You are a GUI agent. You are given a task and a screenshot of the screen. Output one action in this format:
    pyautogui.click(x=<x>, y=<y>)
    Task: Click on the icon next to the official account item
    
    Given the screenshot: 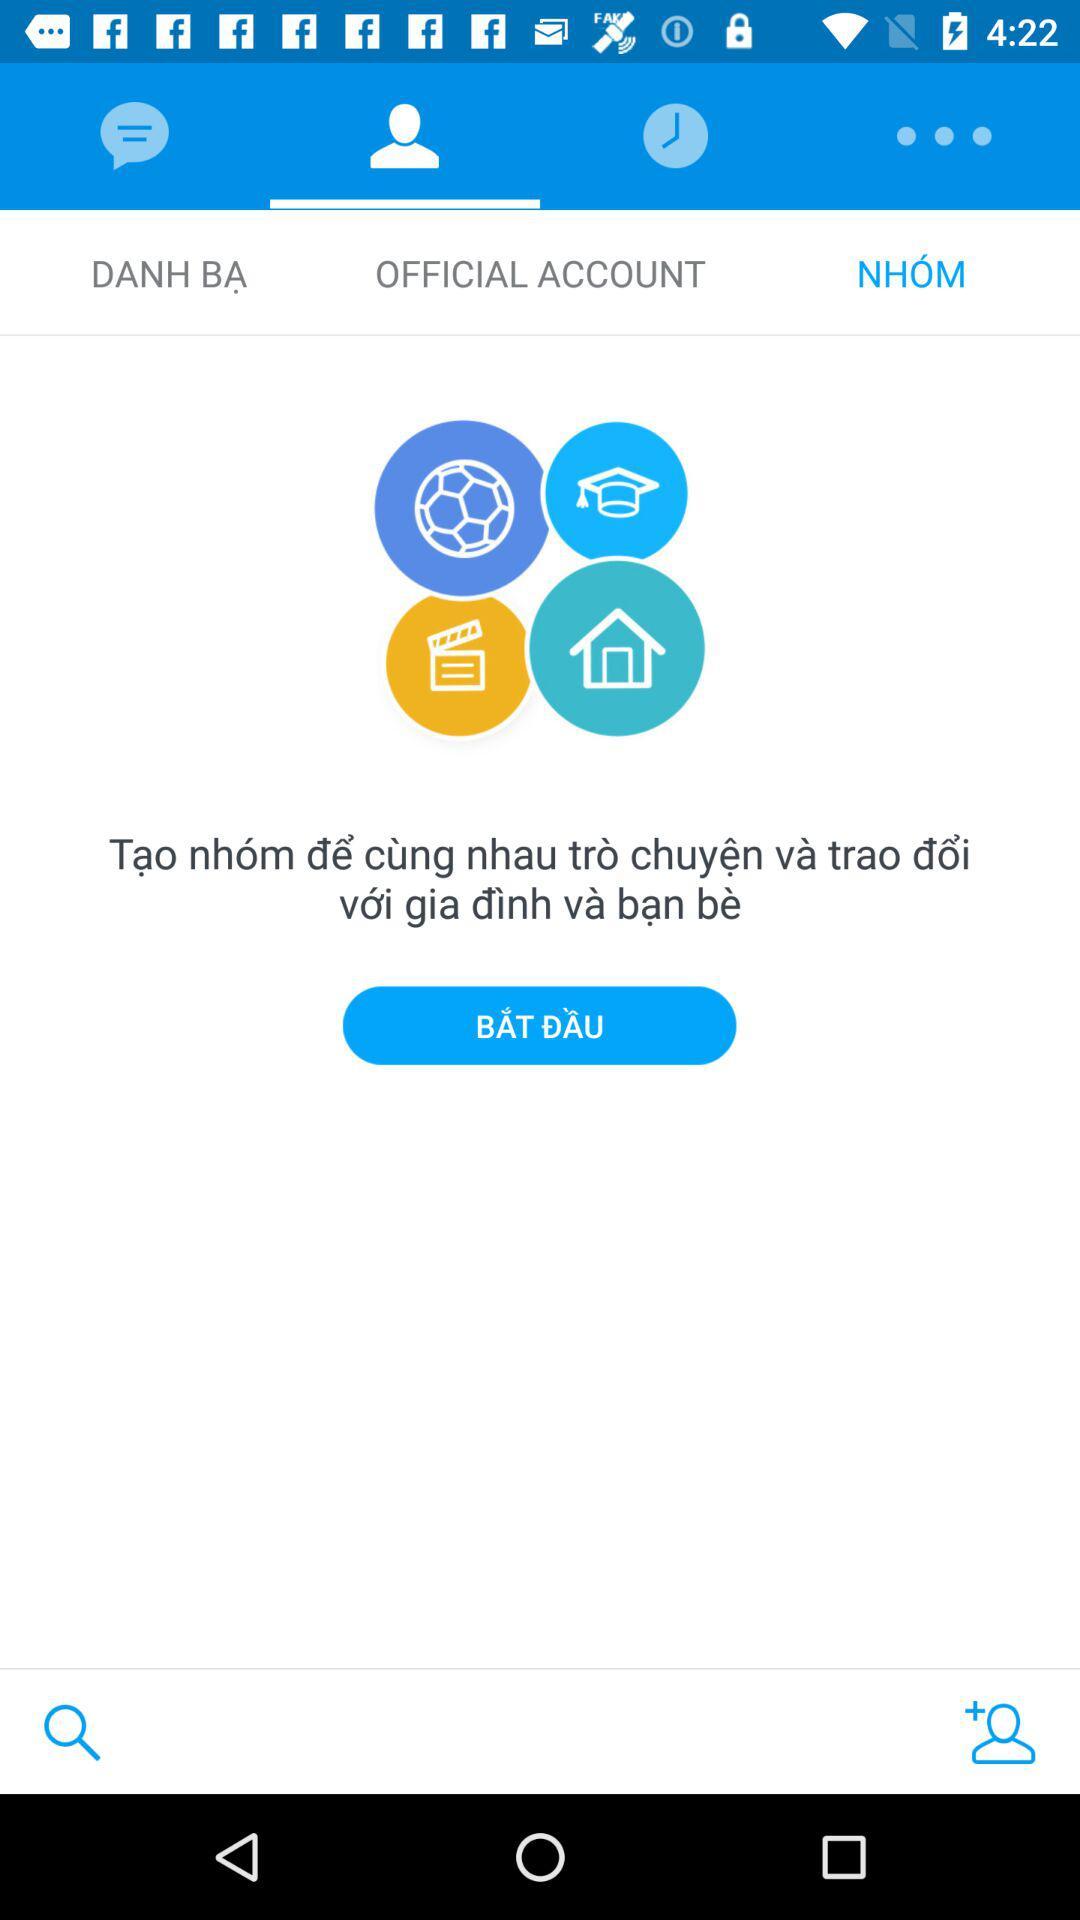 What is the action you would take?
    pyautogui.click(x=911, y=272)
    